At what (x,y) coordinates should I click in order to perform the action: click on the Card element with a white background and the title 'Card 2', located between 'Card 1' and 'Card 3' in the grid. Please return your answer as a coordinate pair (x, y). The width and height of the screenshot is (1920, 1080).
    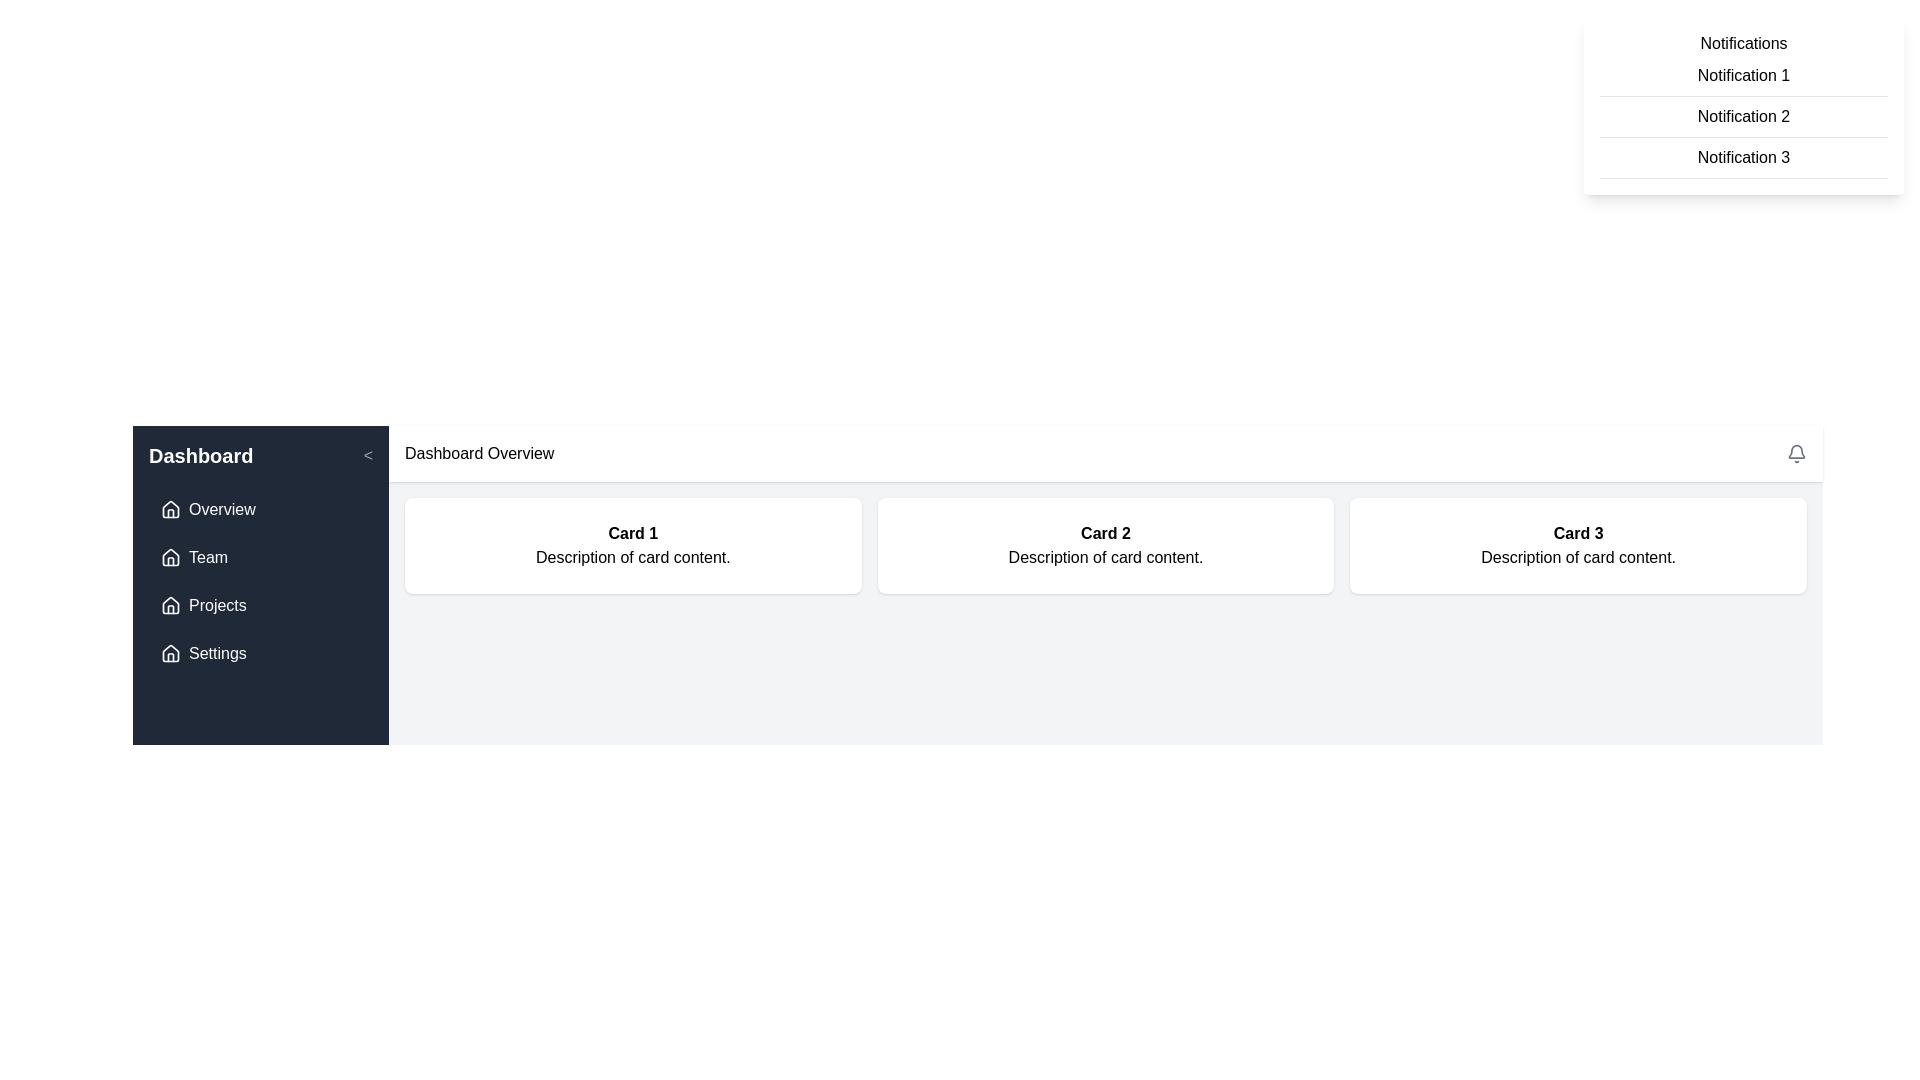
    Looking at the image, I should click on (1104, 546).